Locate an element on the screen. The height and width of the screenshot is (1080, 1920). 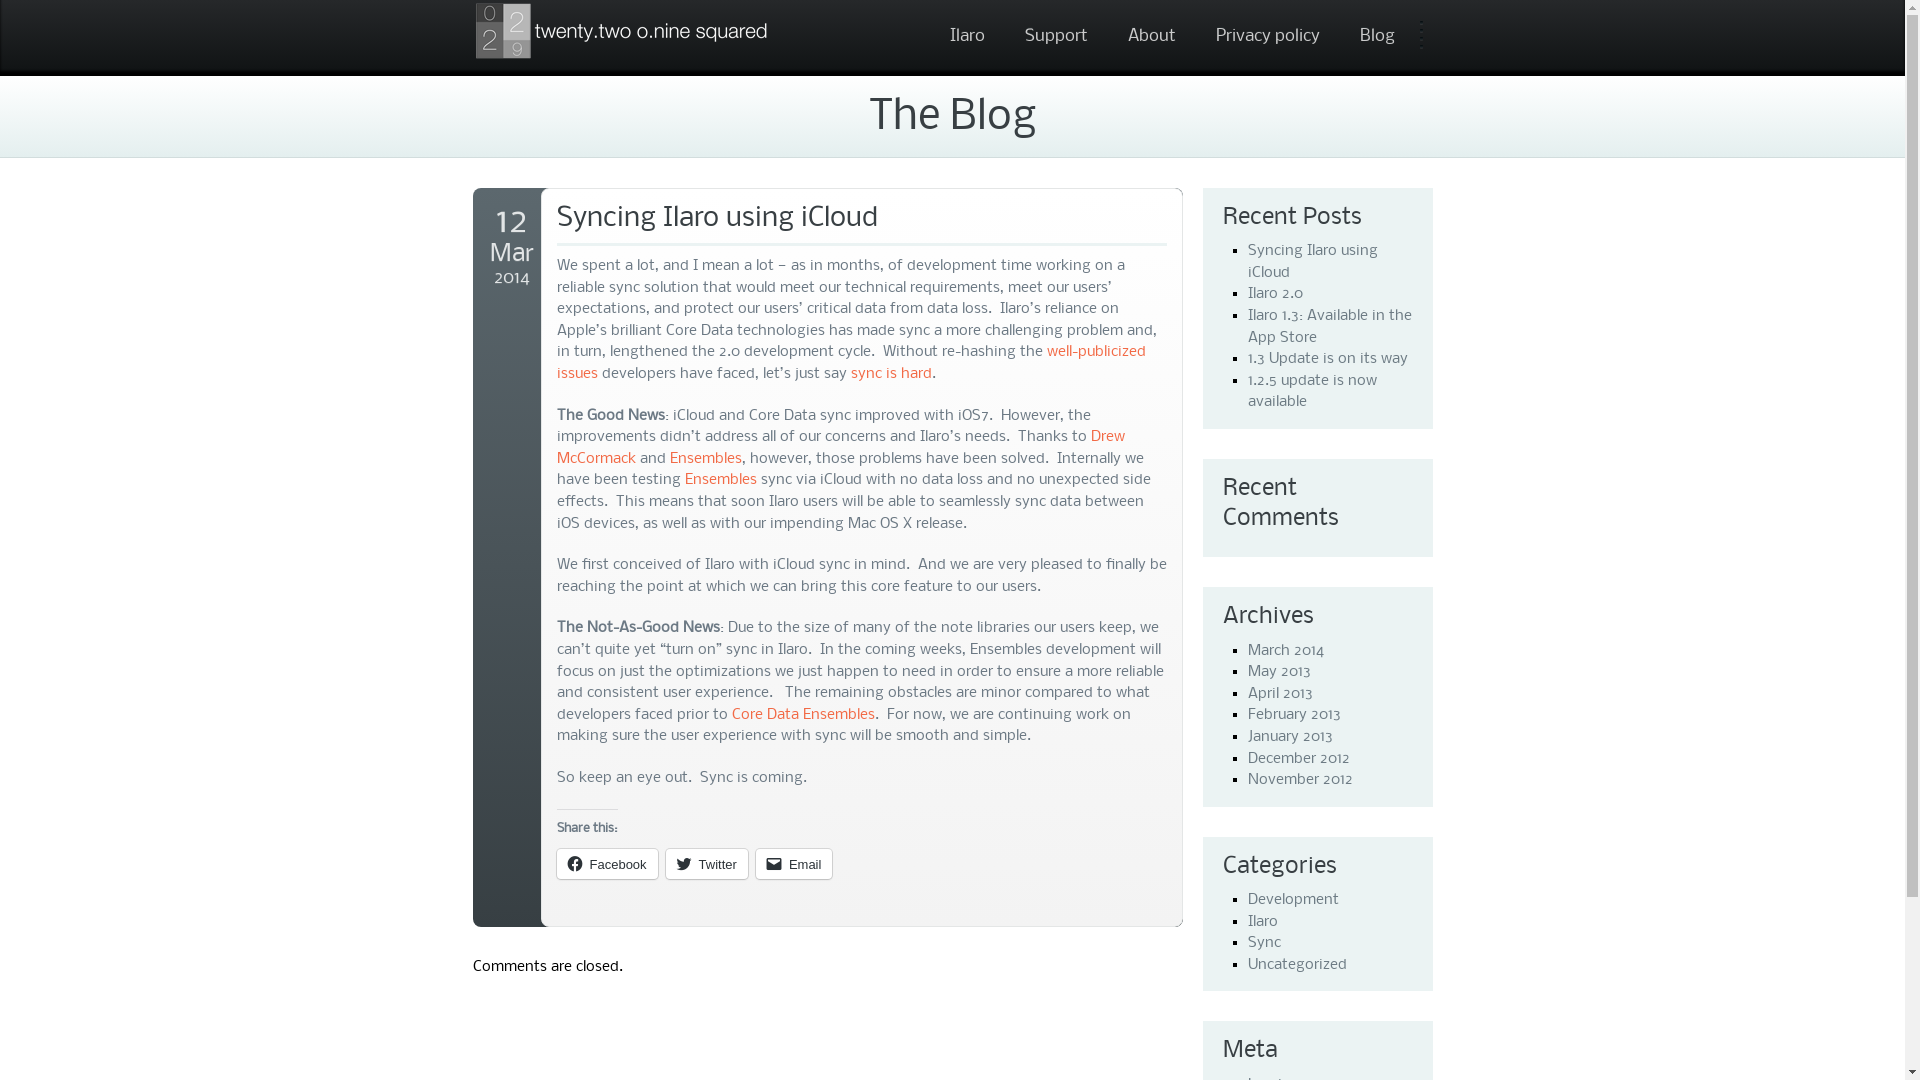
'Core Data Ensembles' is located at coordinates (730, 713).